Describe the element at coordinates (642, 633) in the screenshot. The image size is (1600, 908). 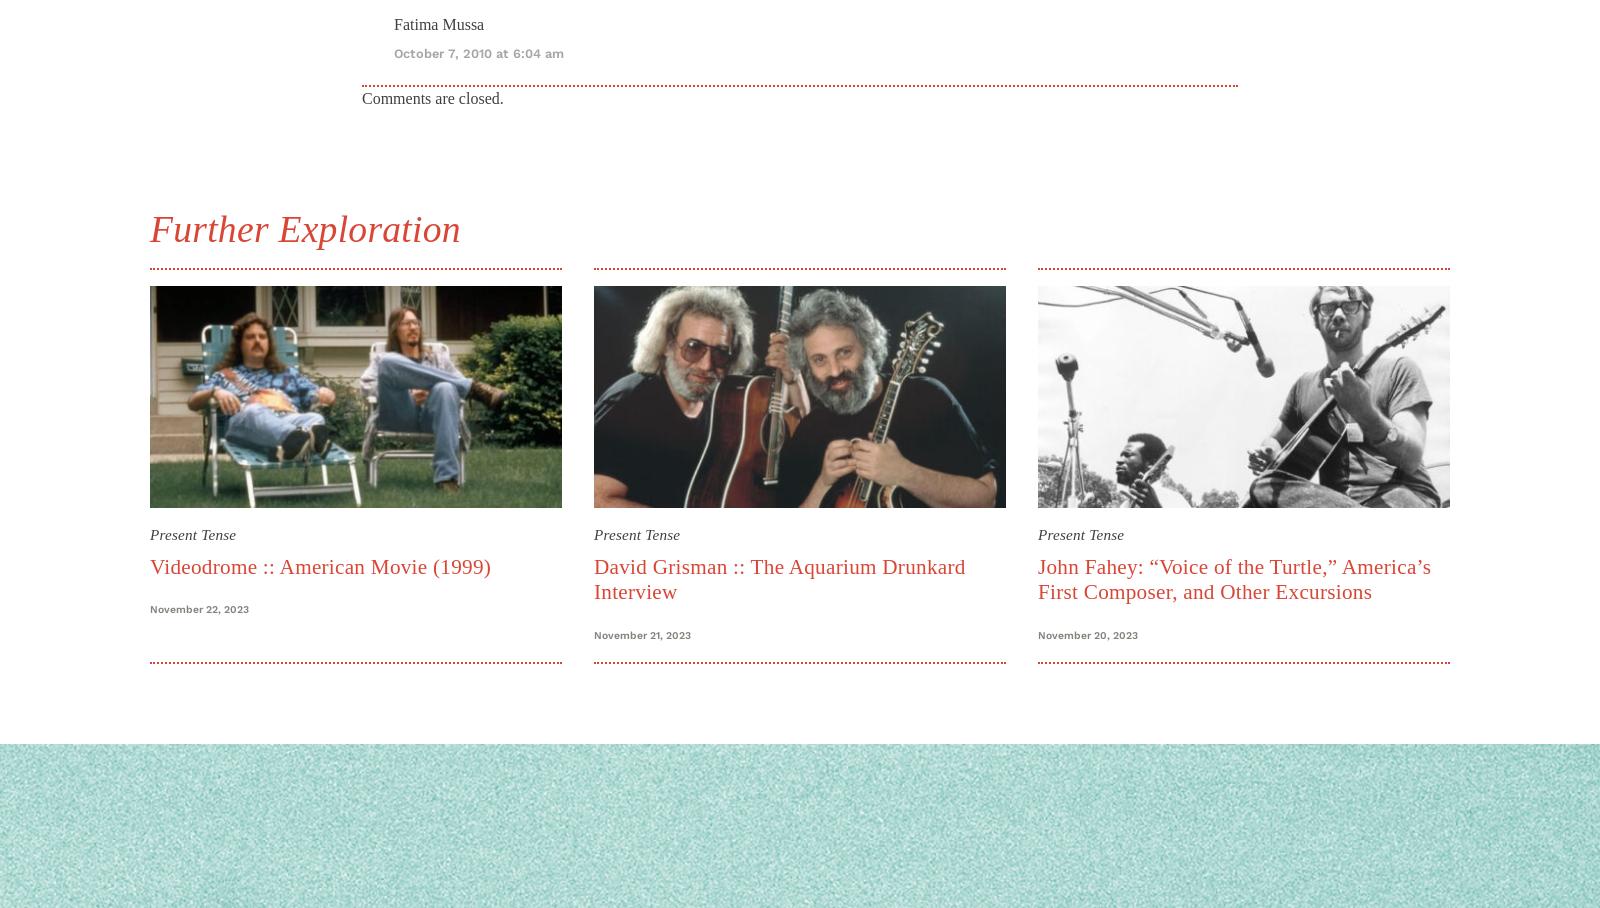
I see `'November 21, 2023'` at that location.